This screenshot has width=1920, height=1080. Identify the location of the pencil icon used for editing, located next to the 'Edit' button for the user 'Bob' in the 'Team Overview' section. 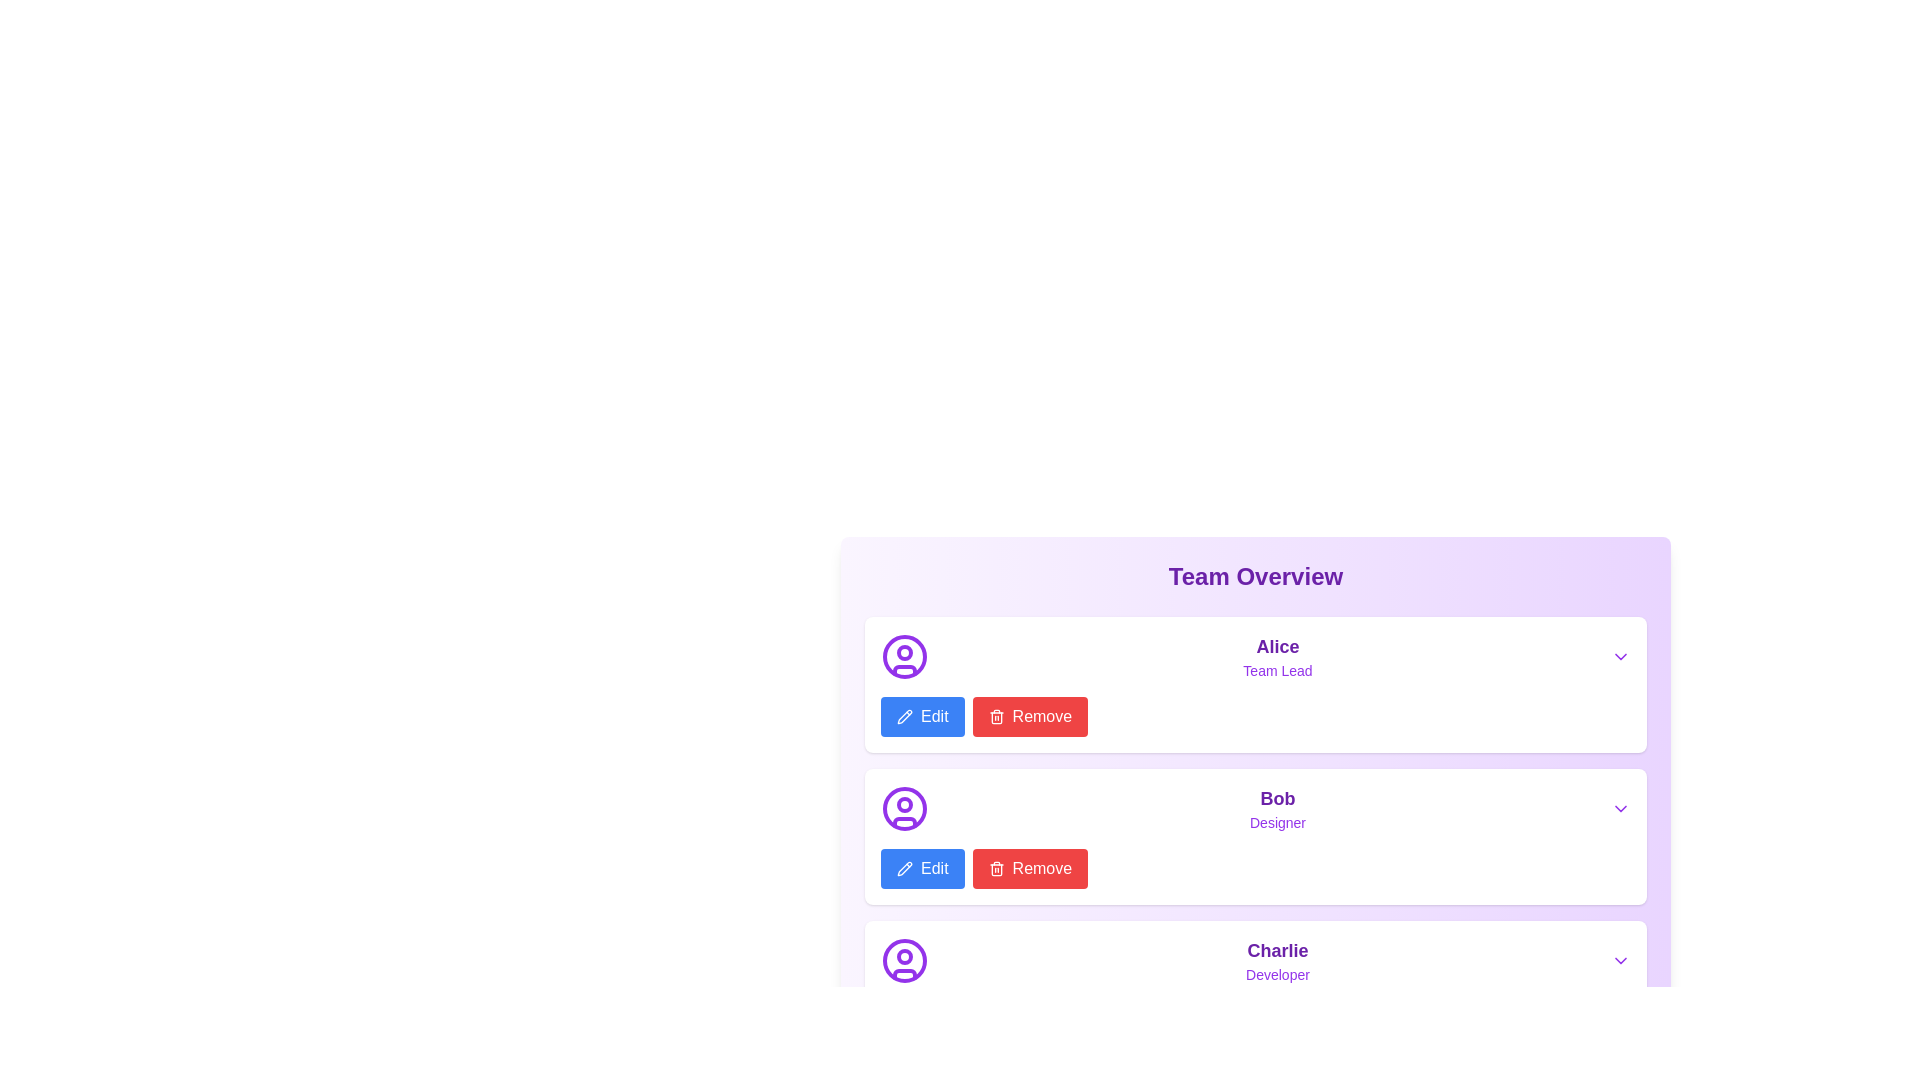
(902, 866).